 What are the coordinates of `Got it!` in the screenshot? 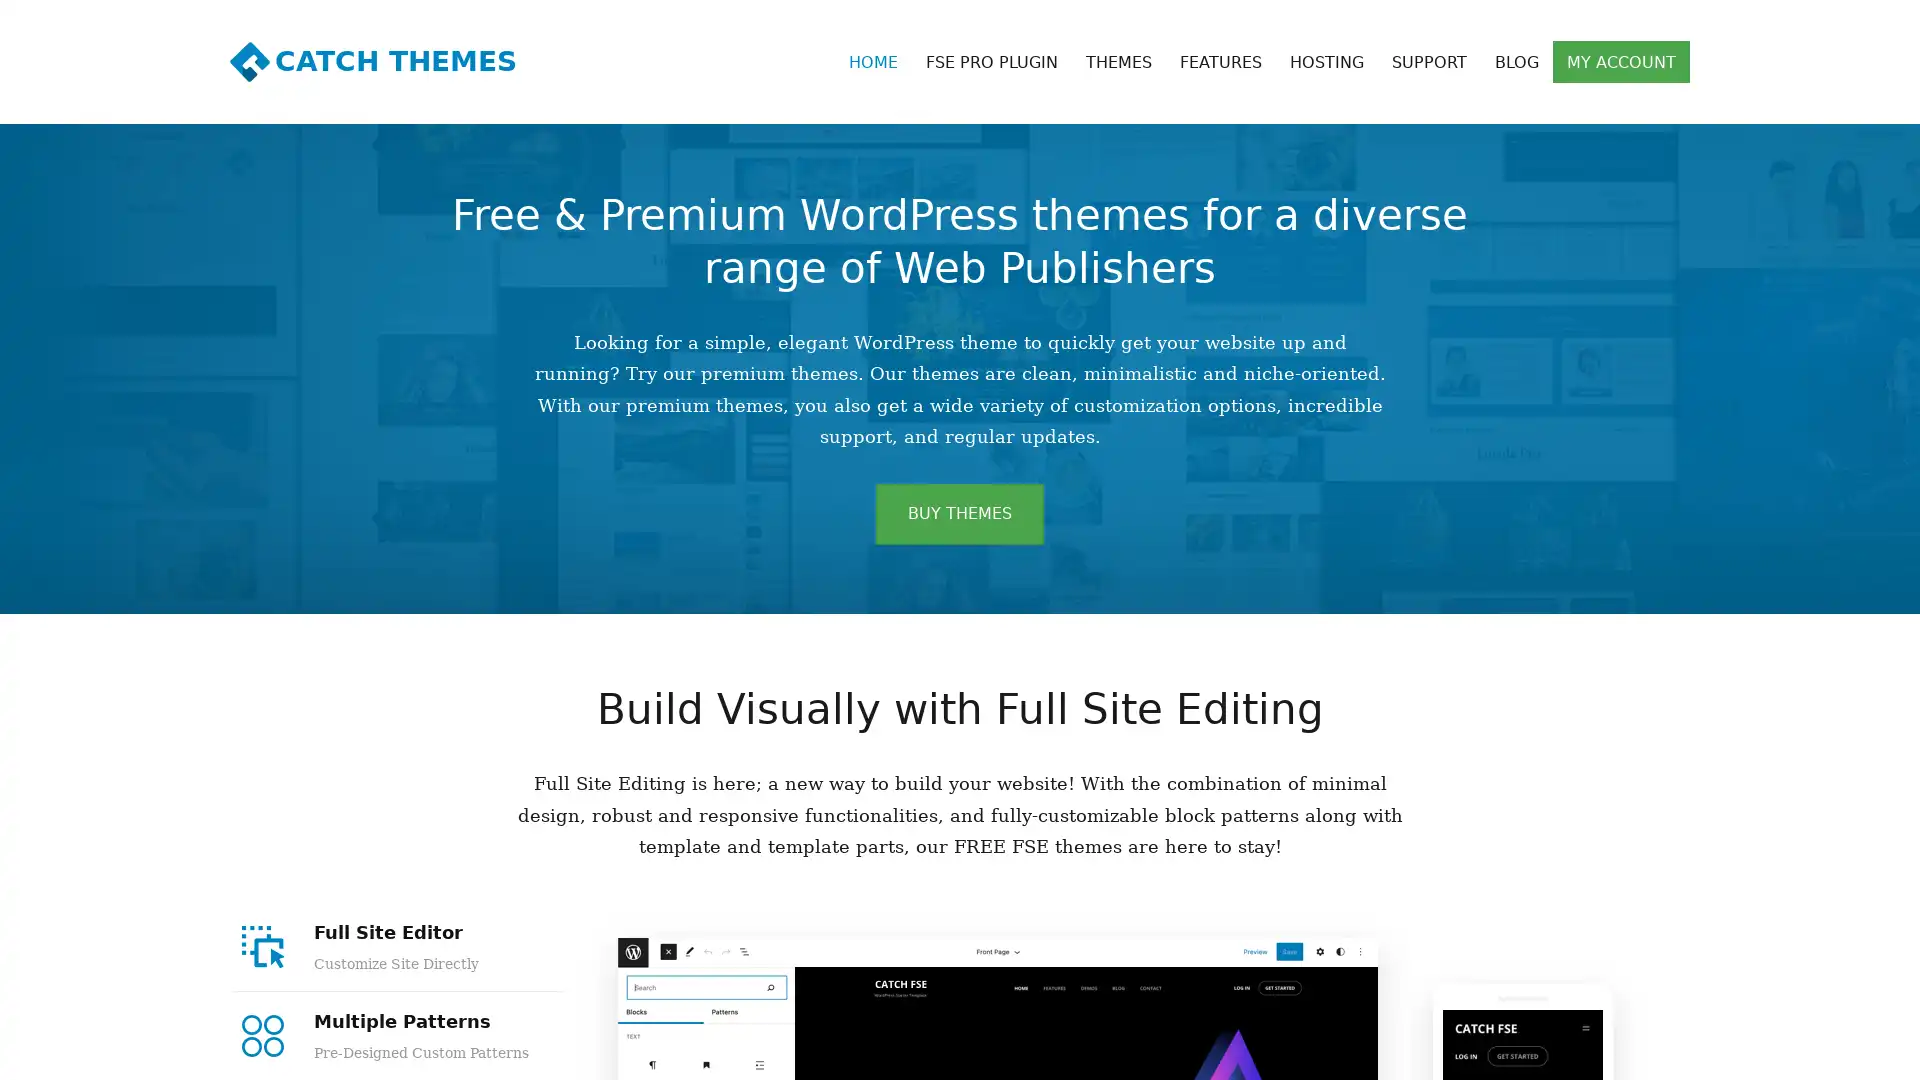 It's located at (1861, 1054).